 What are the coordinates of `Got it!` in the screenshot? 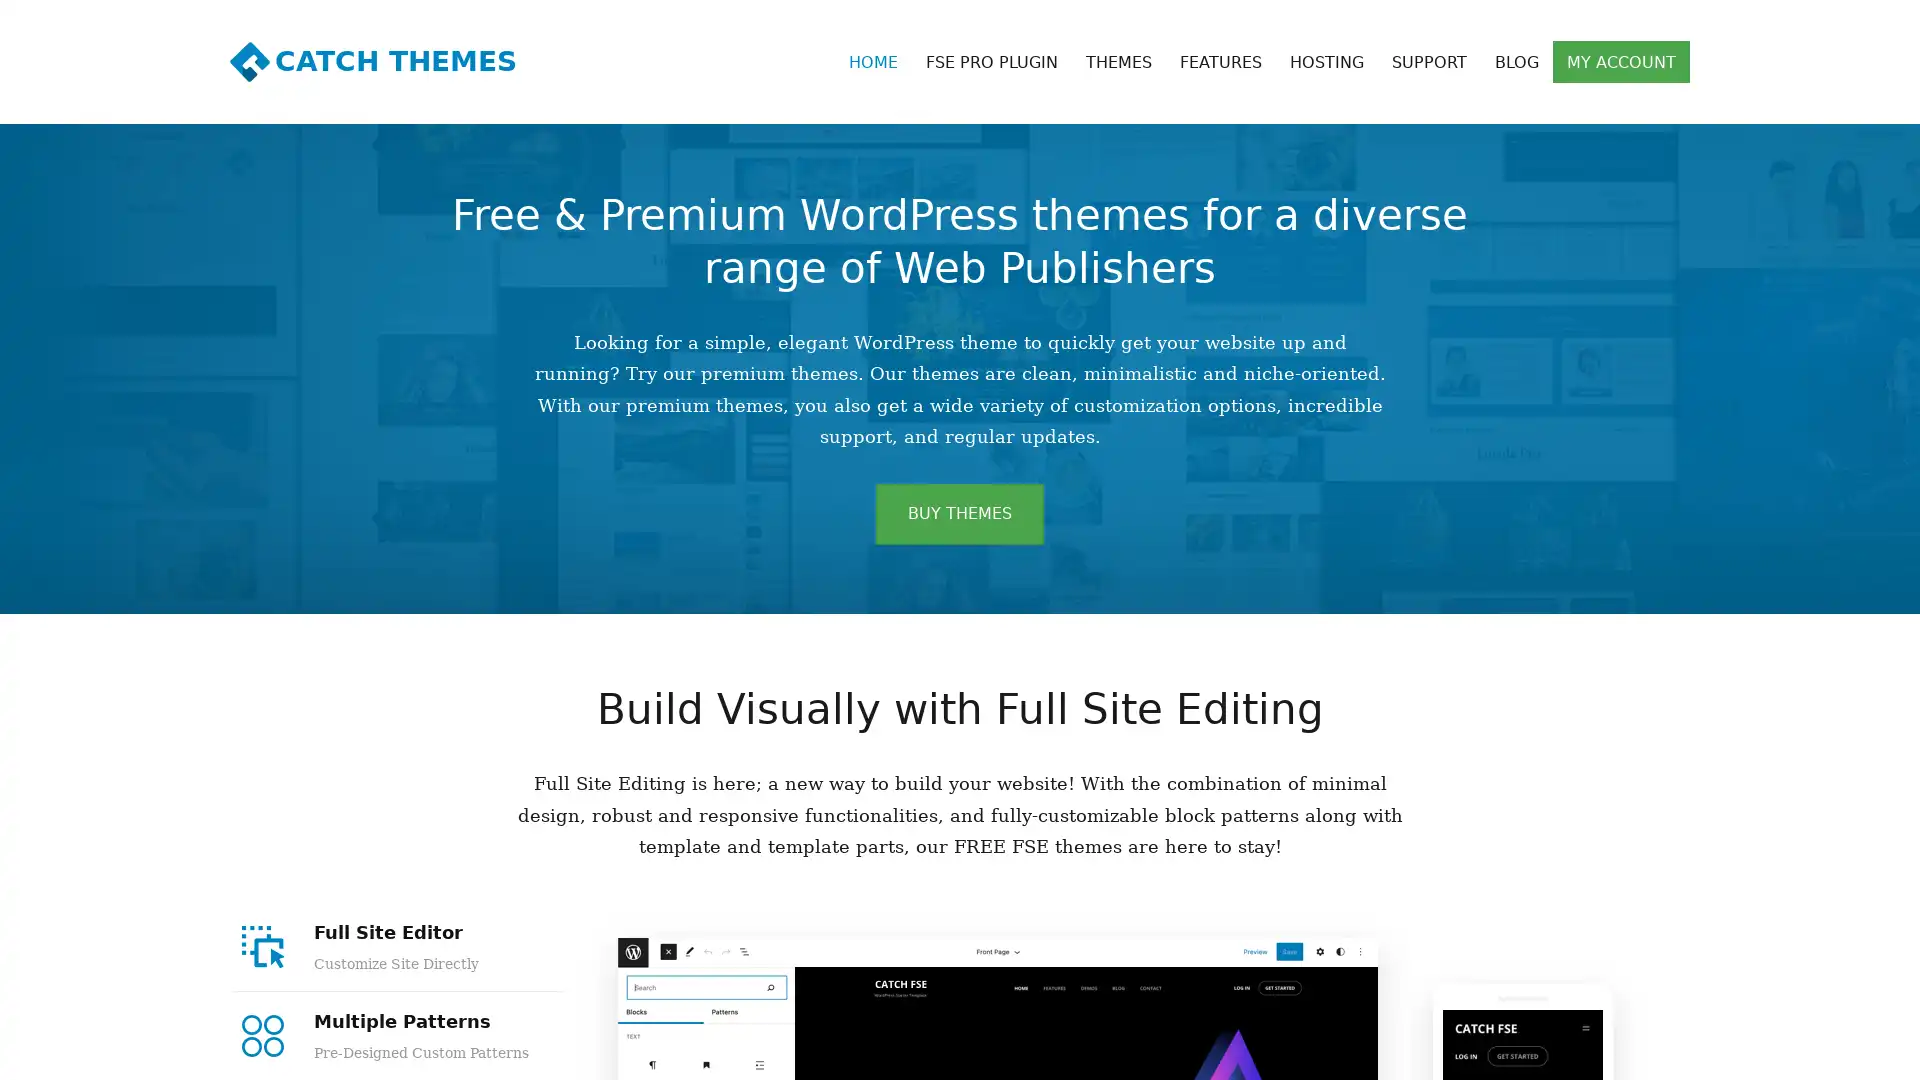 It's located at (1861, 1054).